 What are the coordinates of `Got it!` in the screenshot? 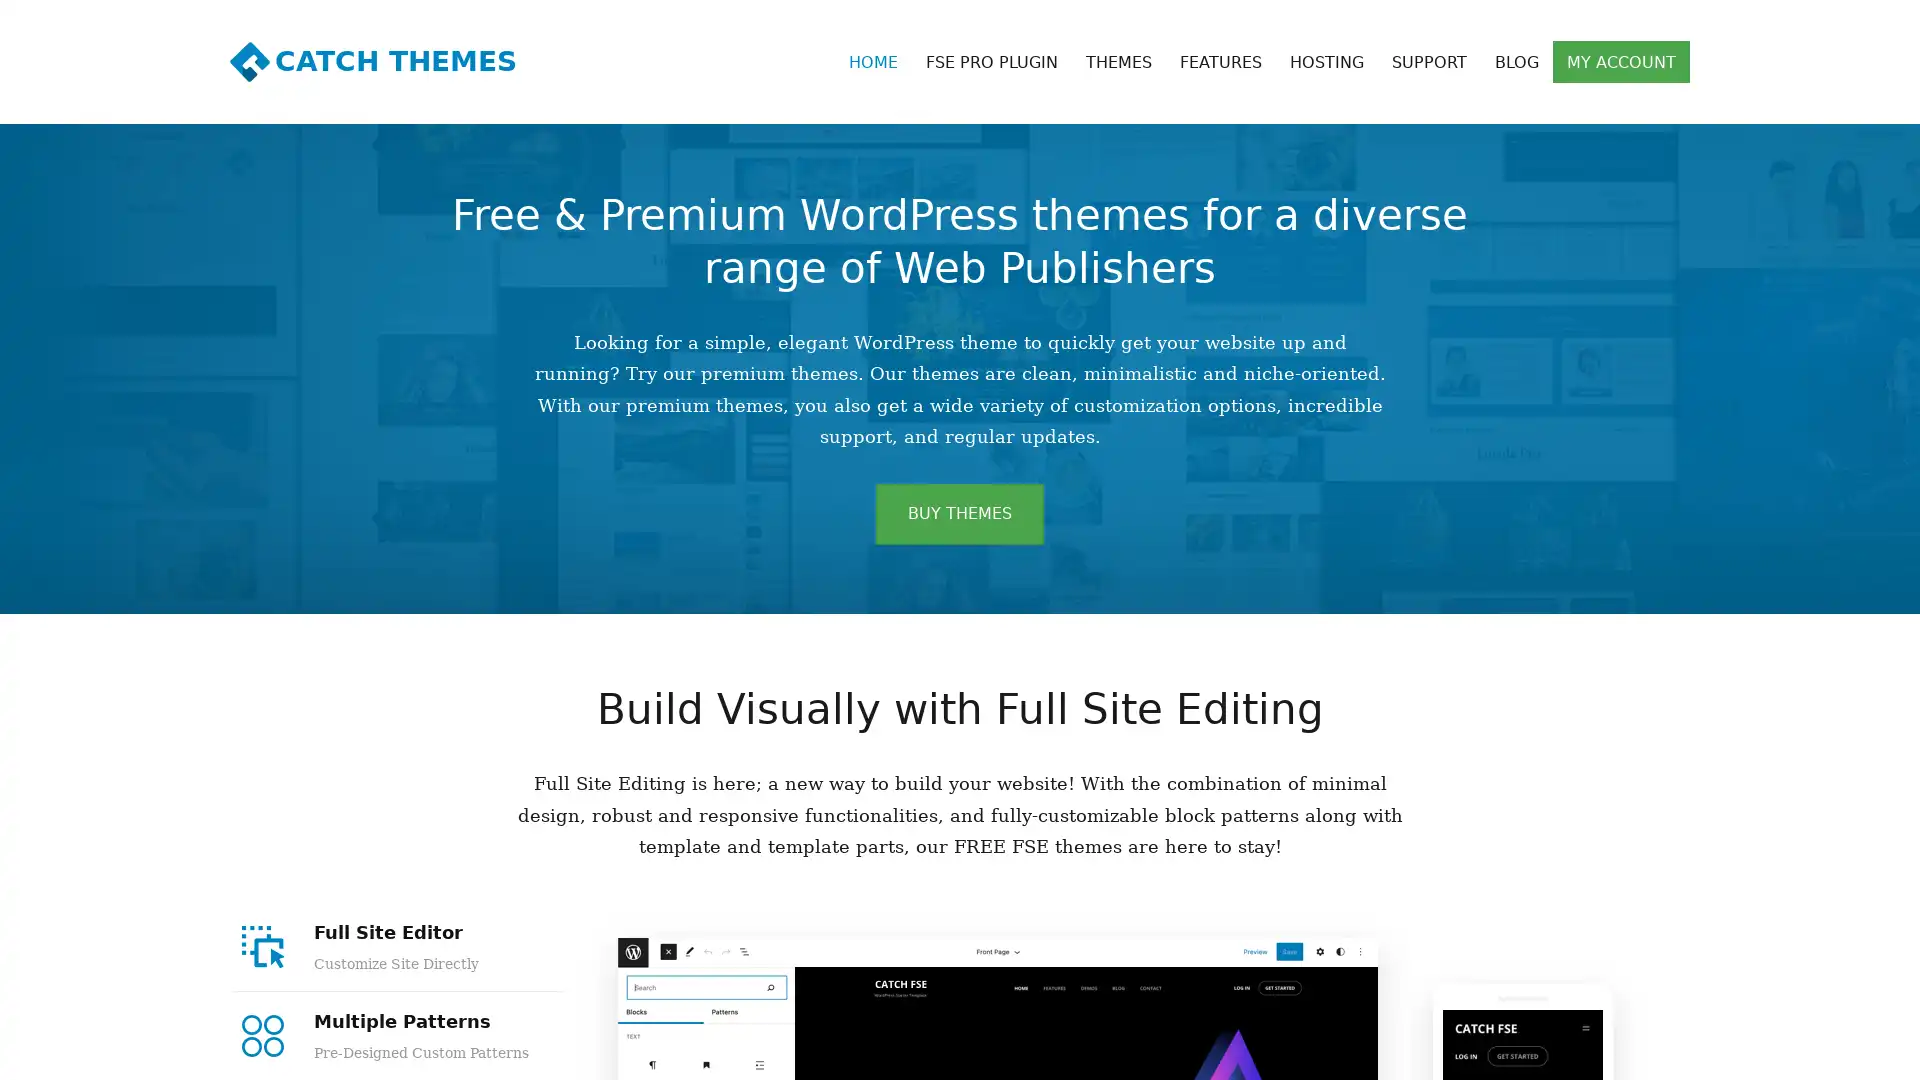 It's located at (1861, 1054).